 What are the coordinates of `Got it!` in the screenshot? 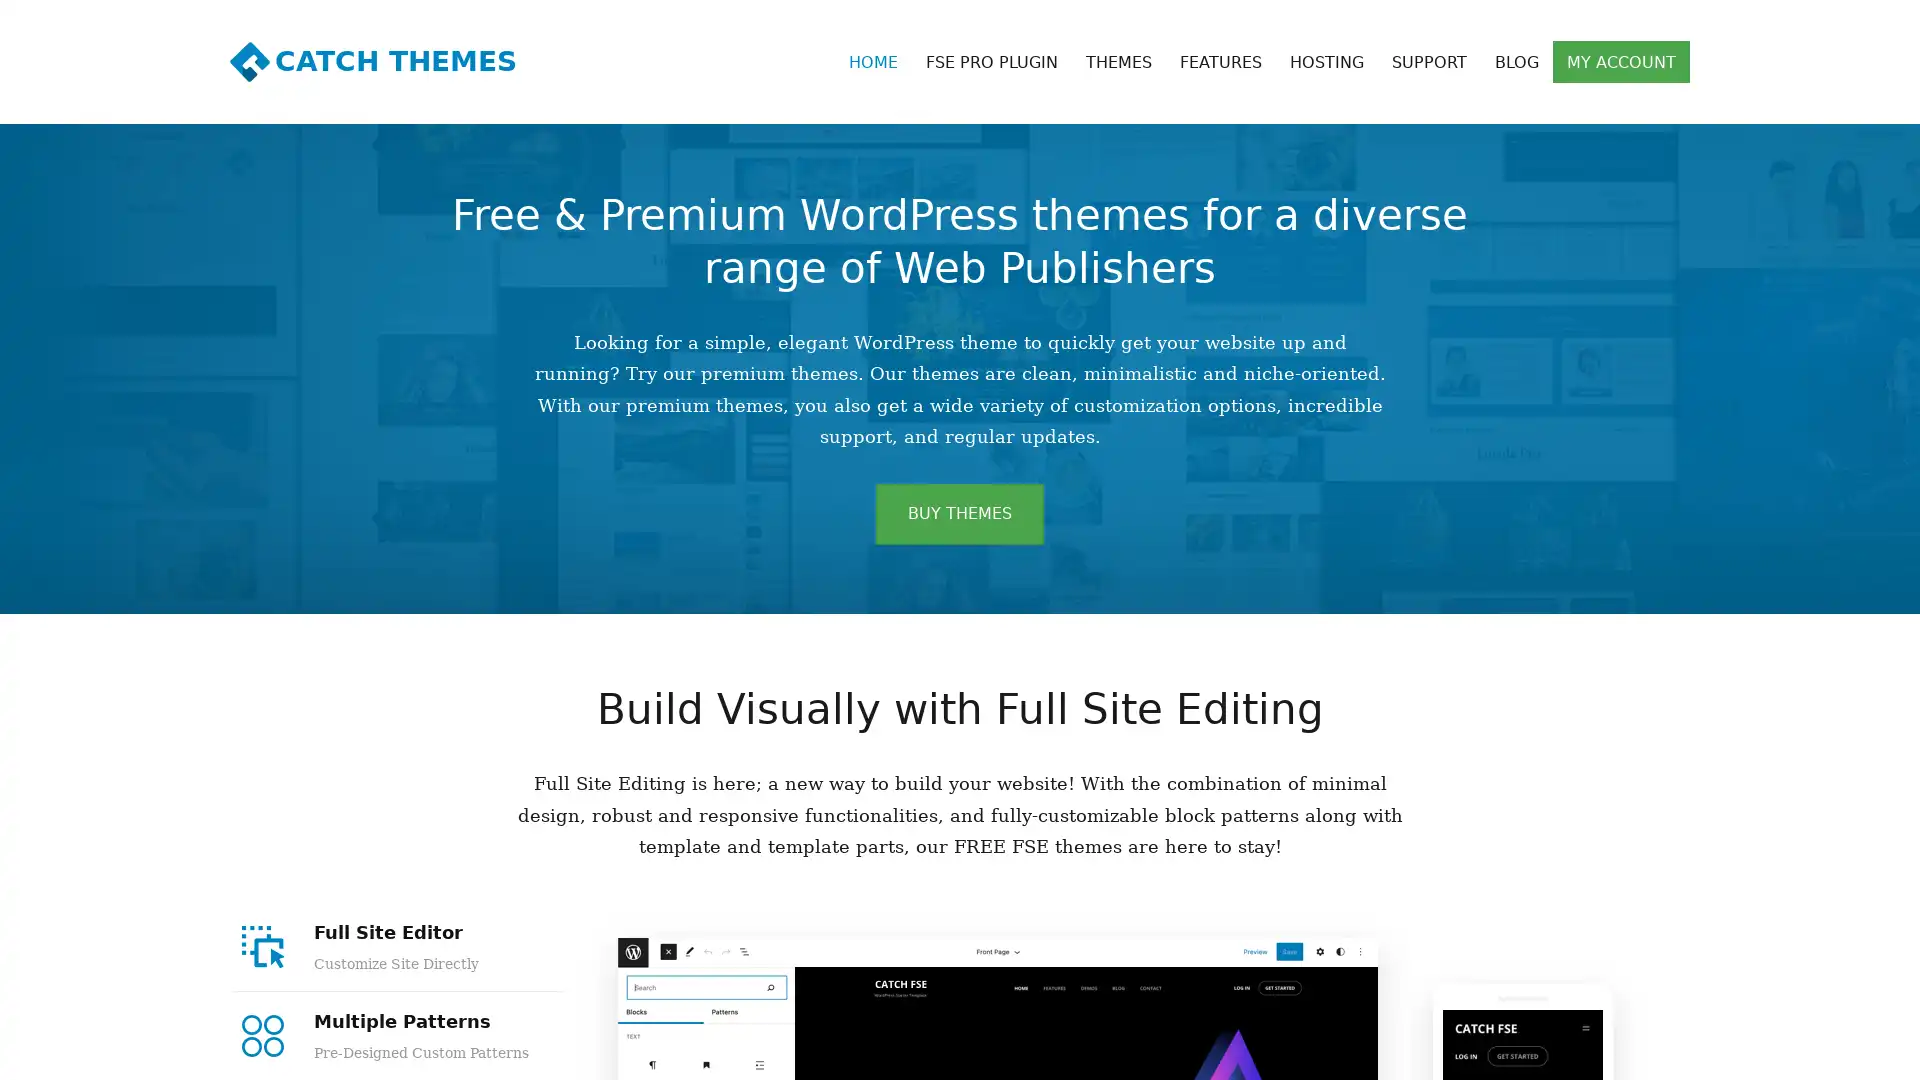 It's located at (1861, 1054).